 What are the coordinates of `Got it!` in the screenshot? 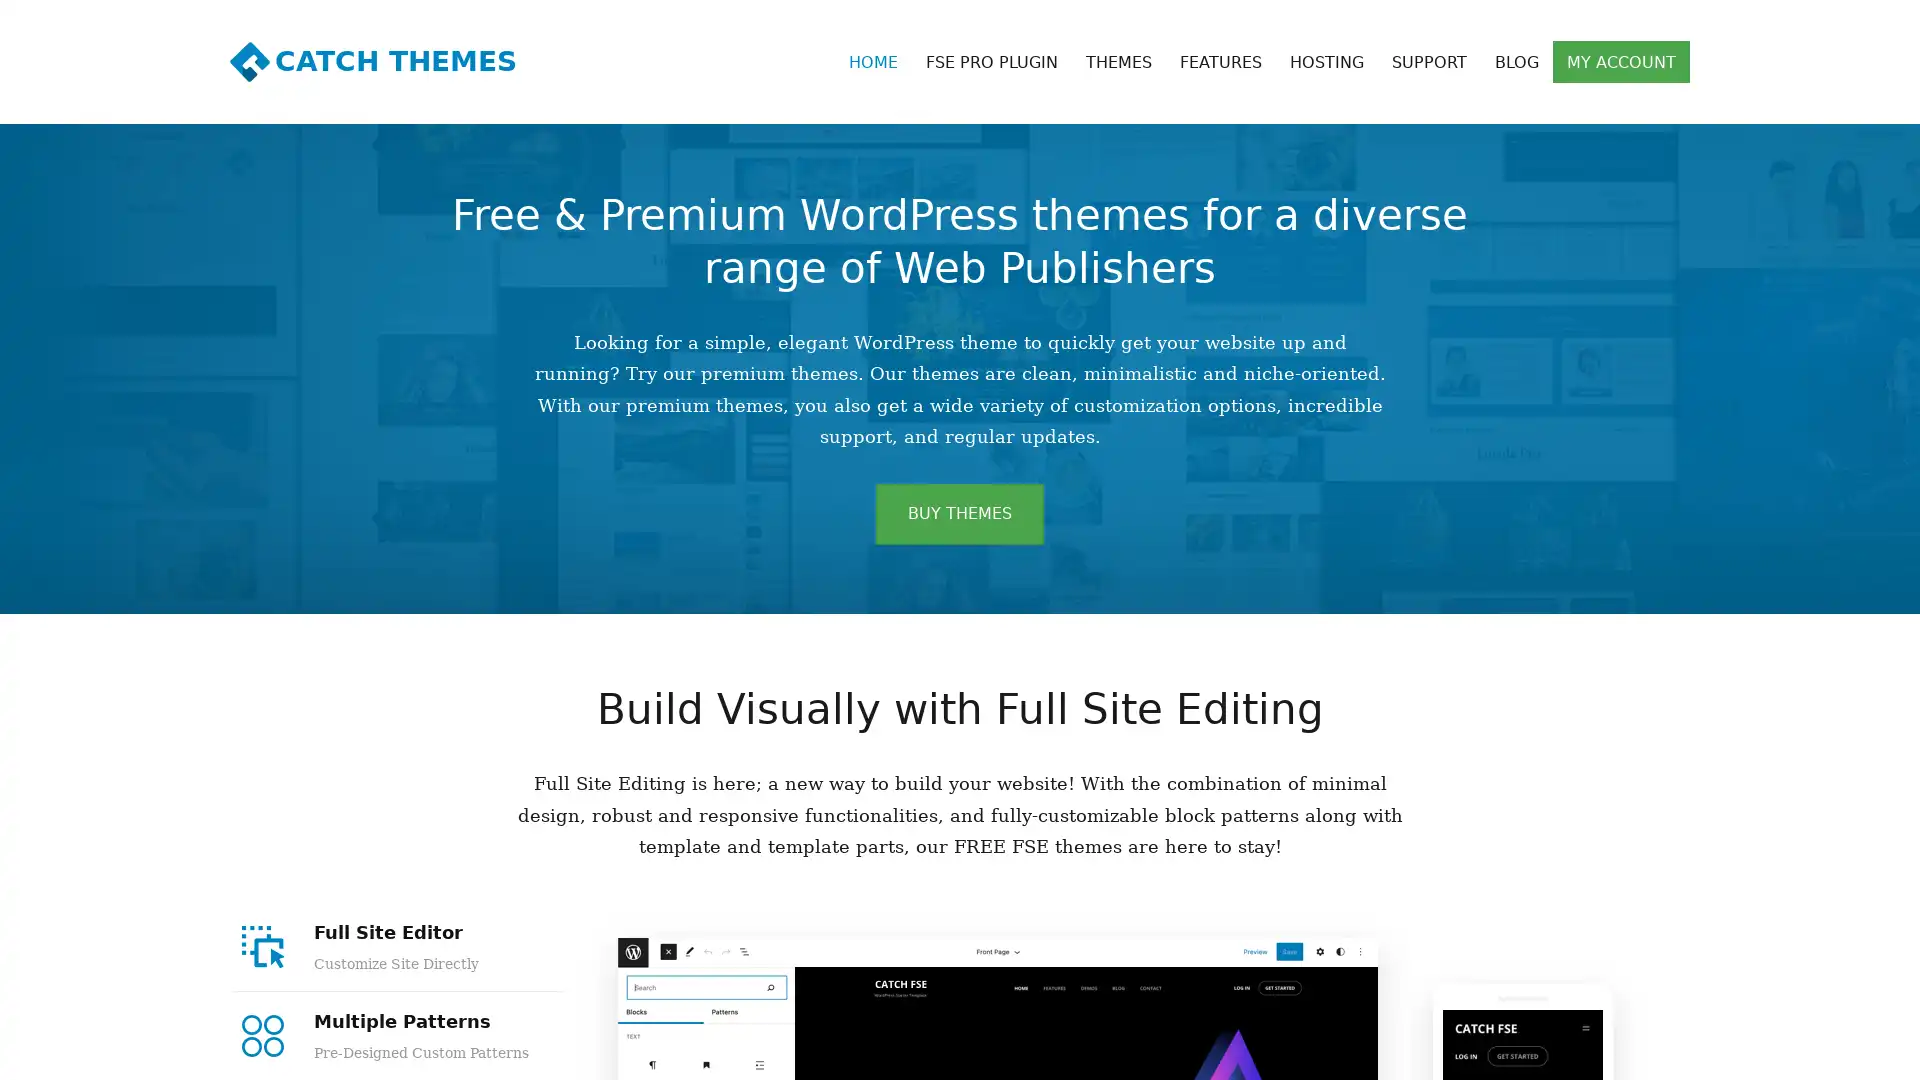 It's located at (1861, 1054).